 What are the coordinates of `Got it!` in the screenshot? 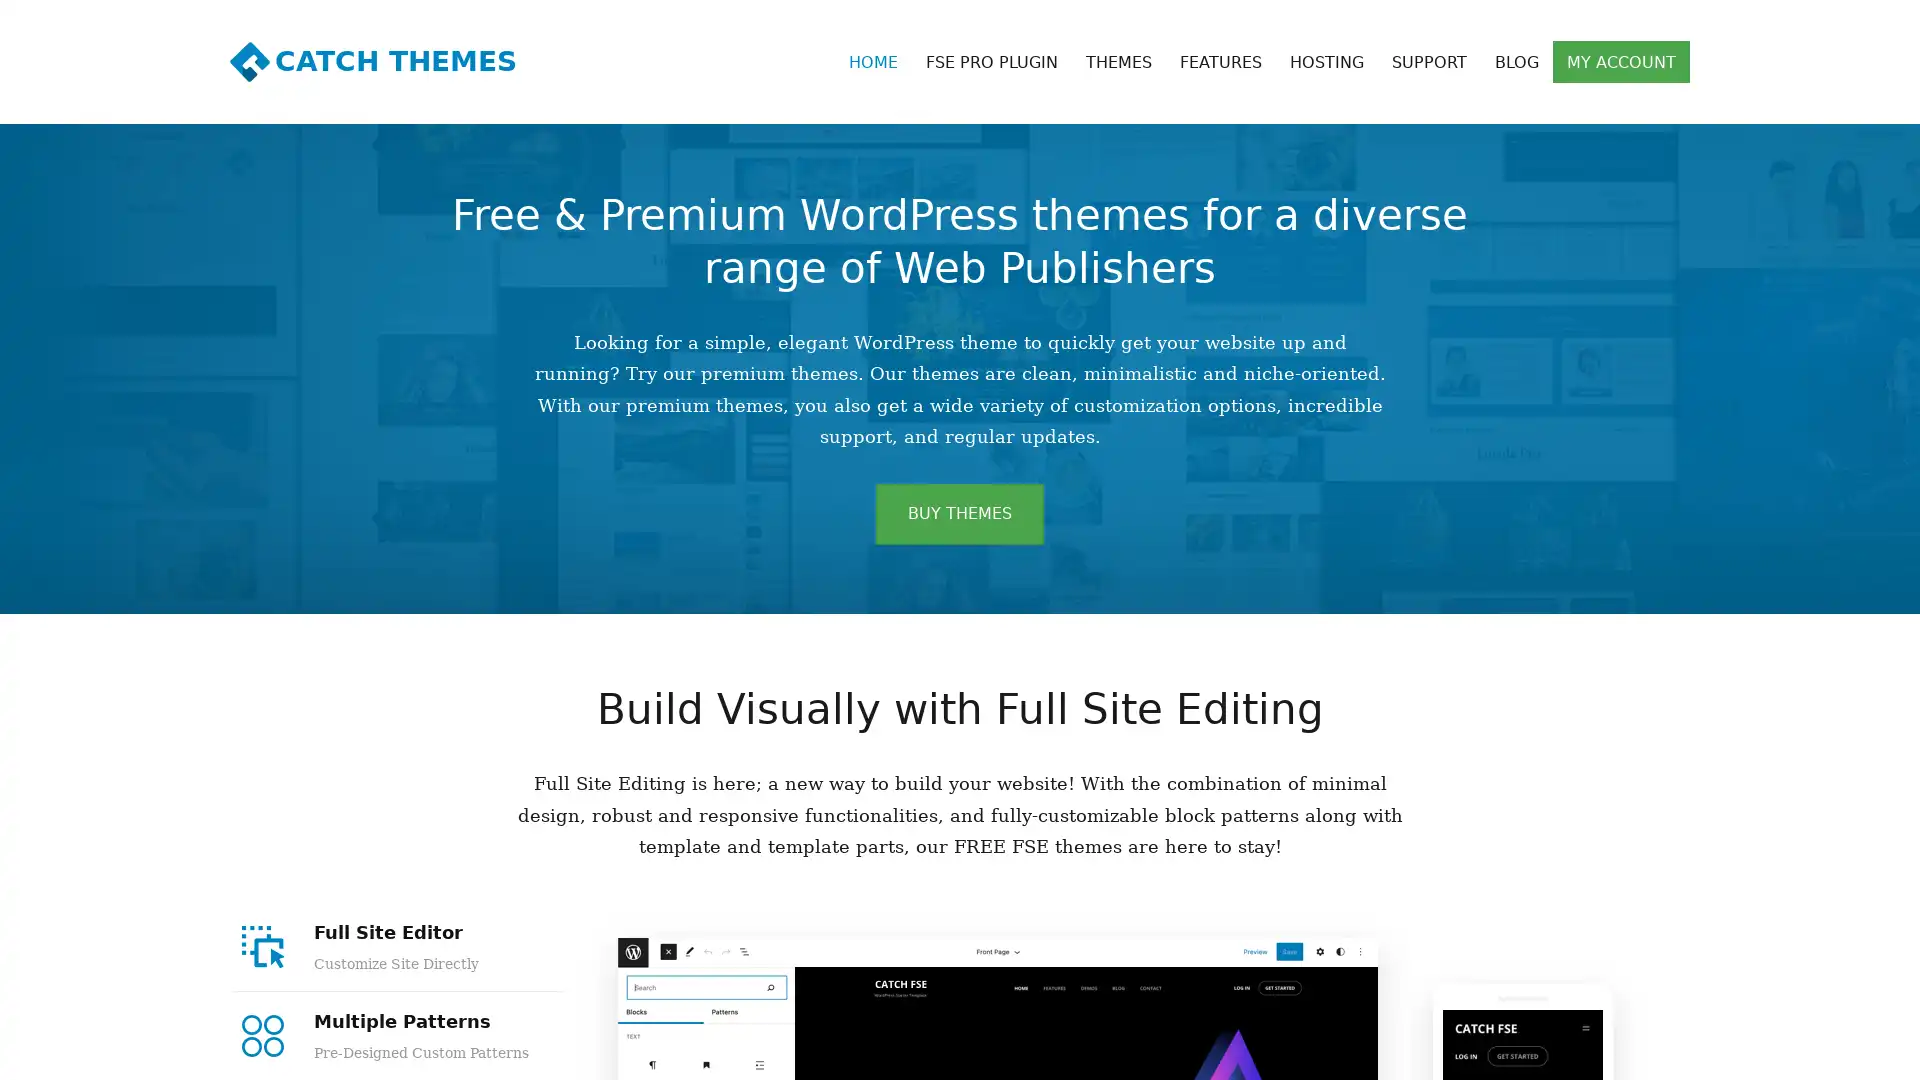 It's located at (1861, 1054).